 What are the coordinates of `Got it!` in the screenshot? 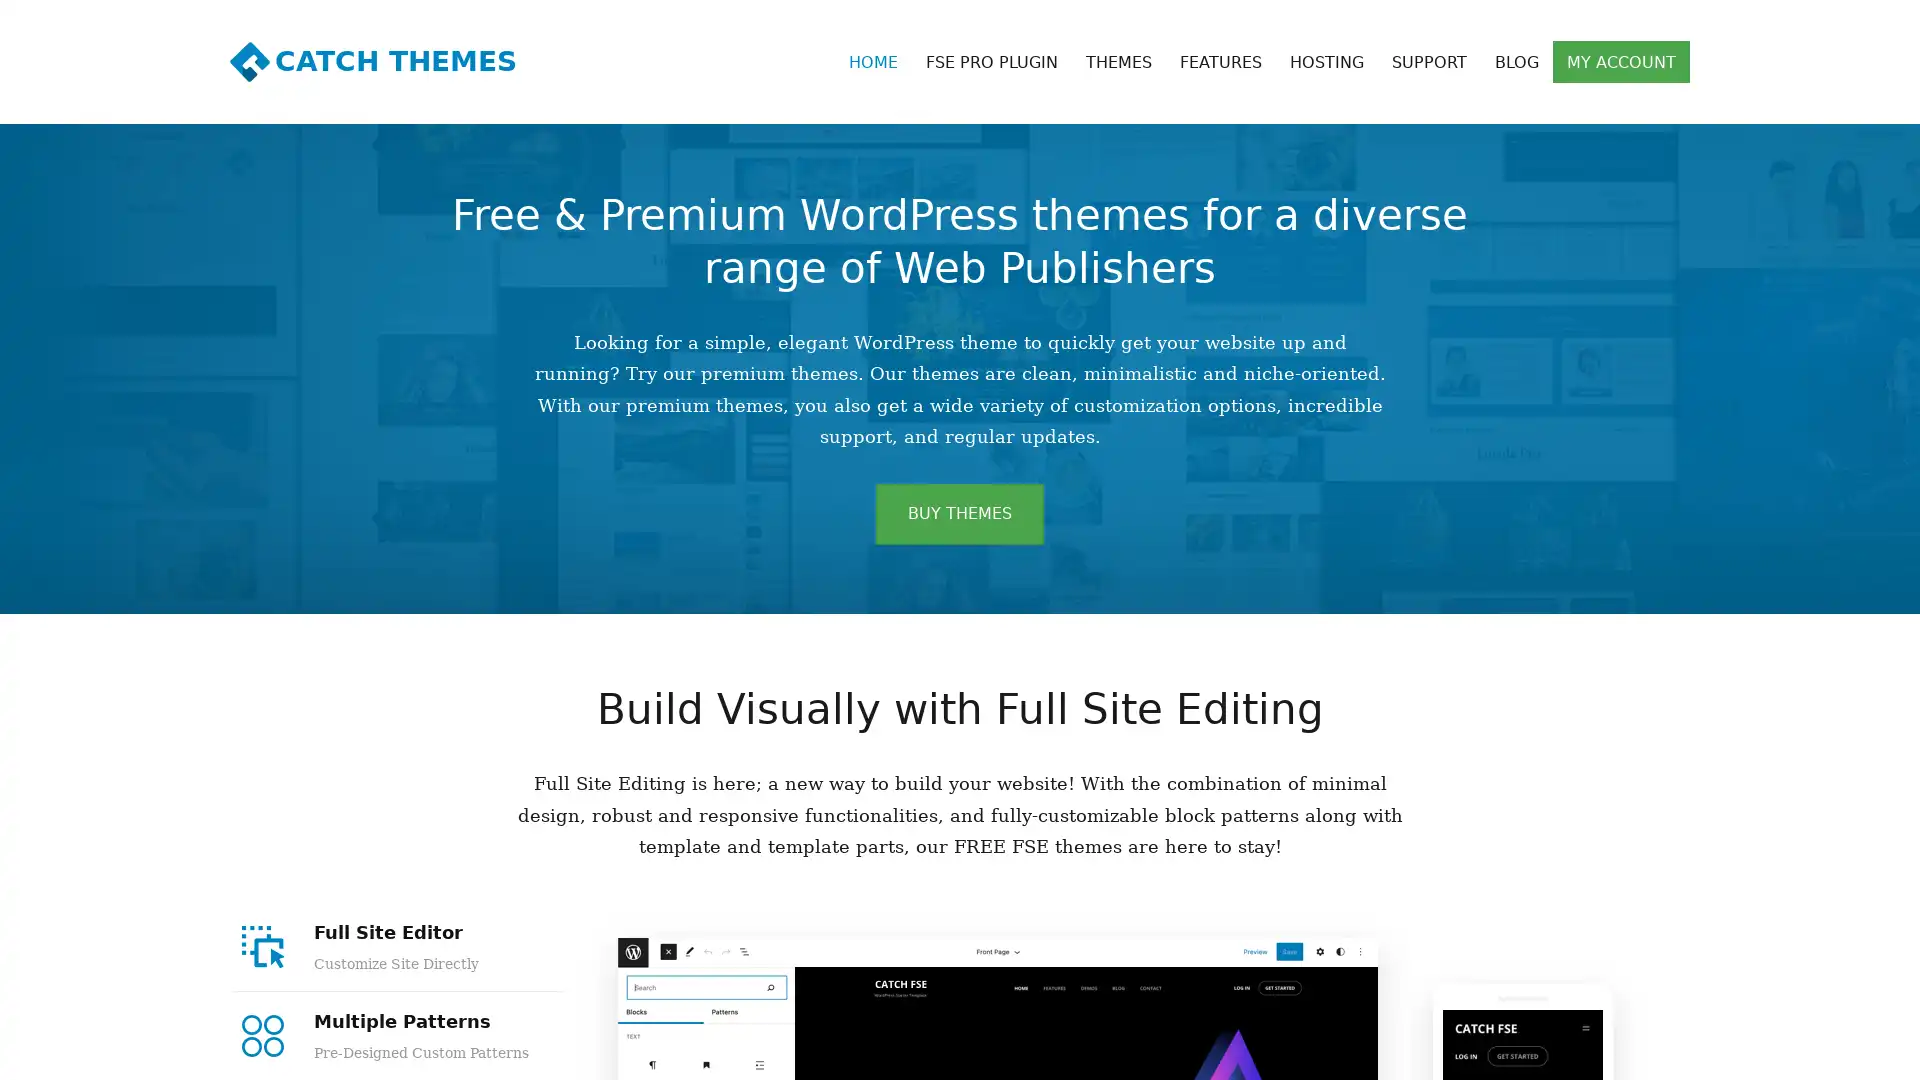 It's located at (1861, 1054).